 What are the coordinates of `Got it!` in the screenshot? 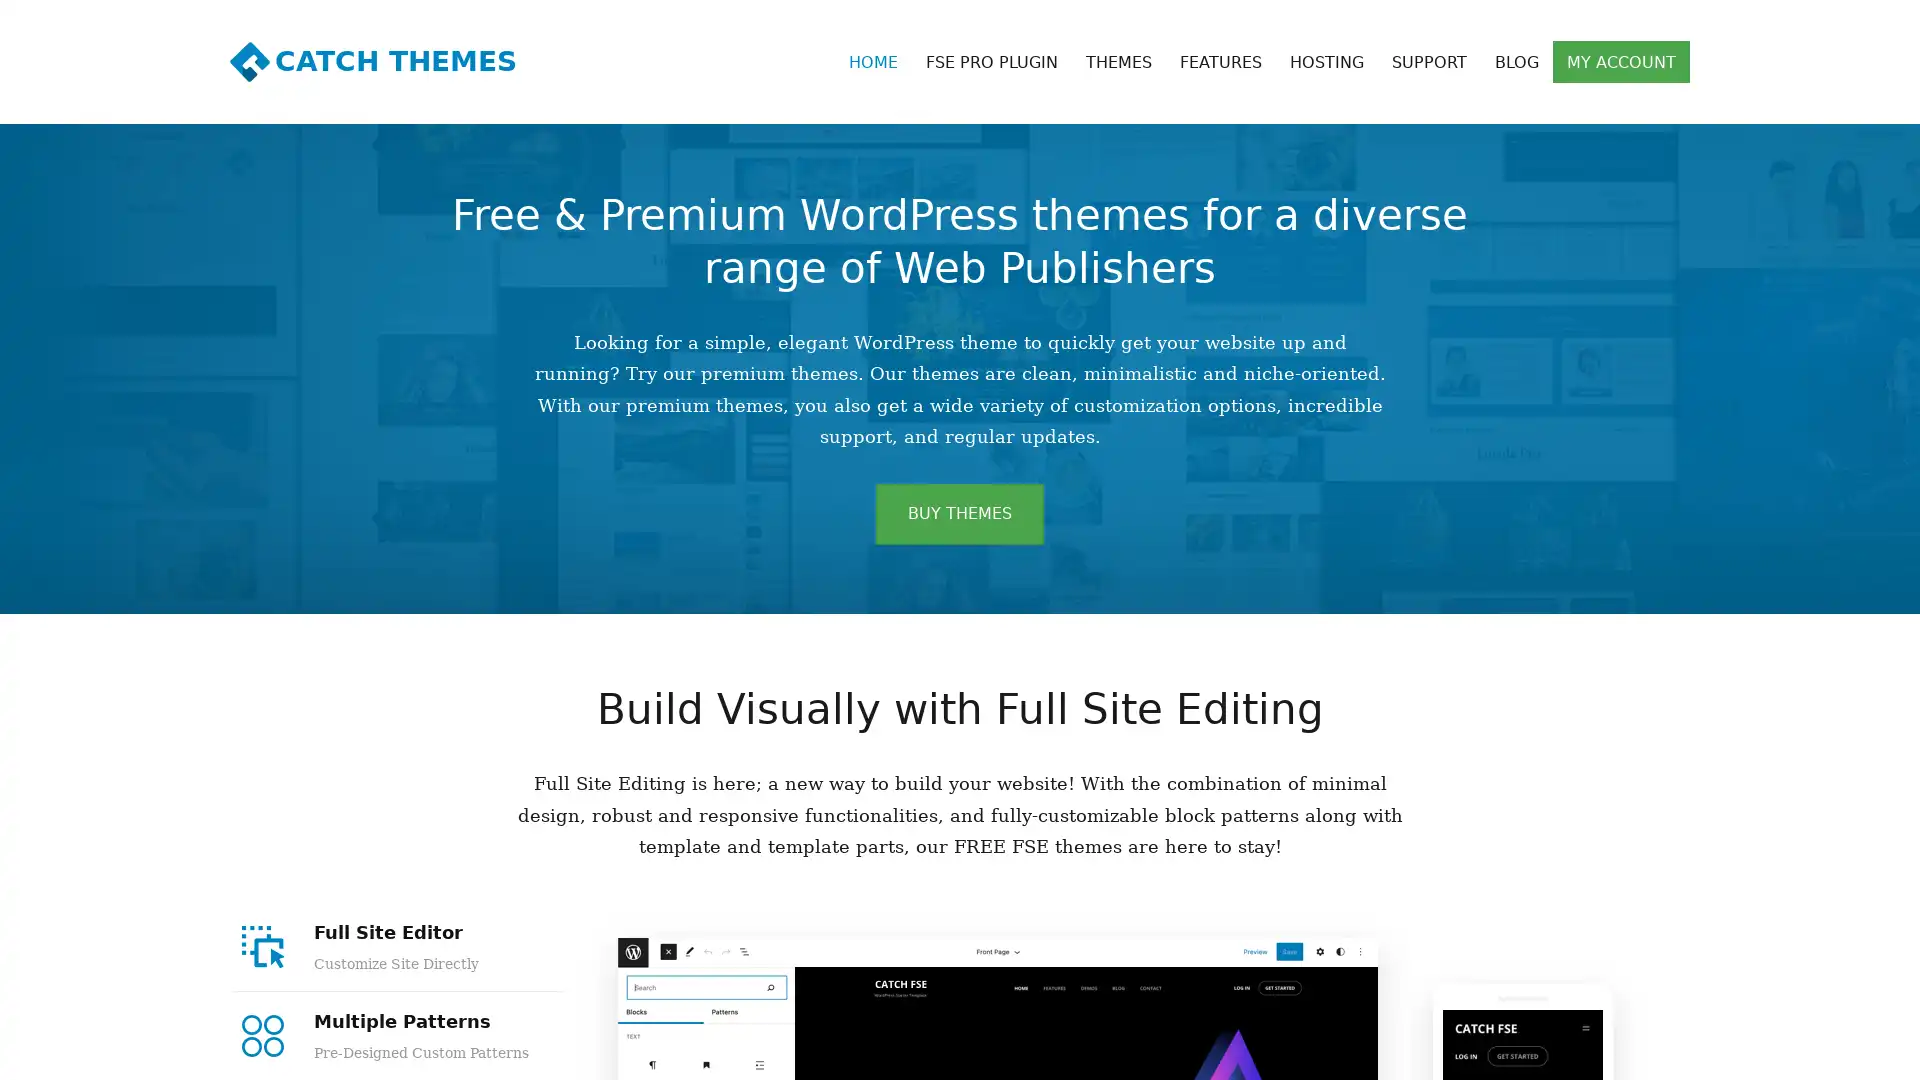 It's located at (1861, 1054).